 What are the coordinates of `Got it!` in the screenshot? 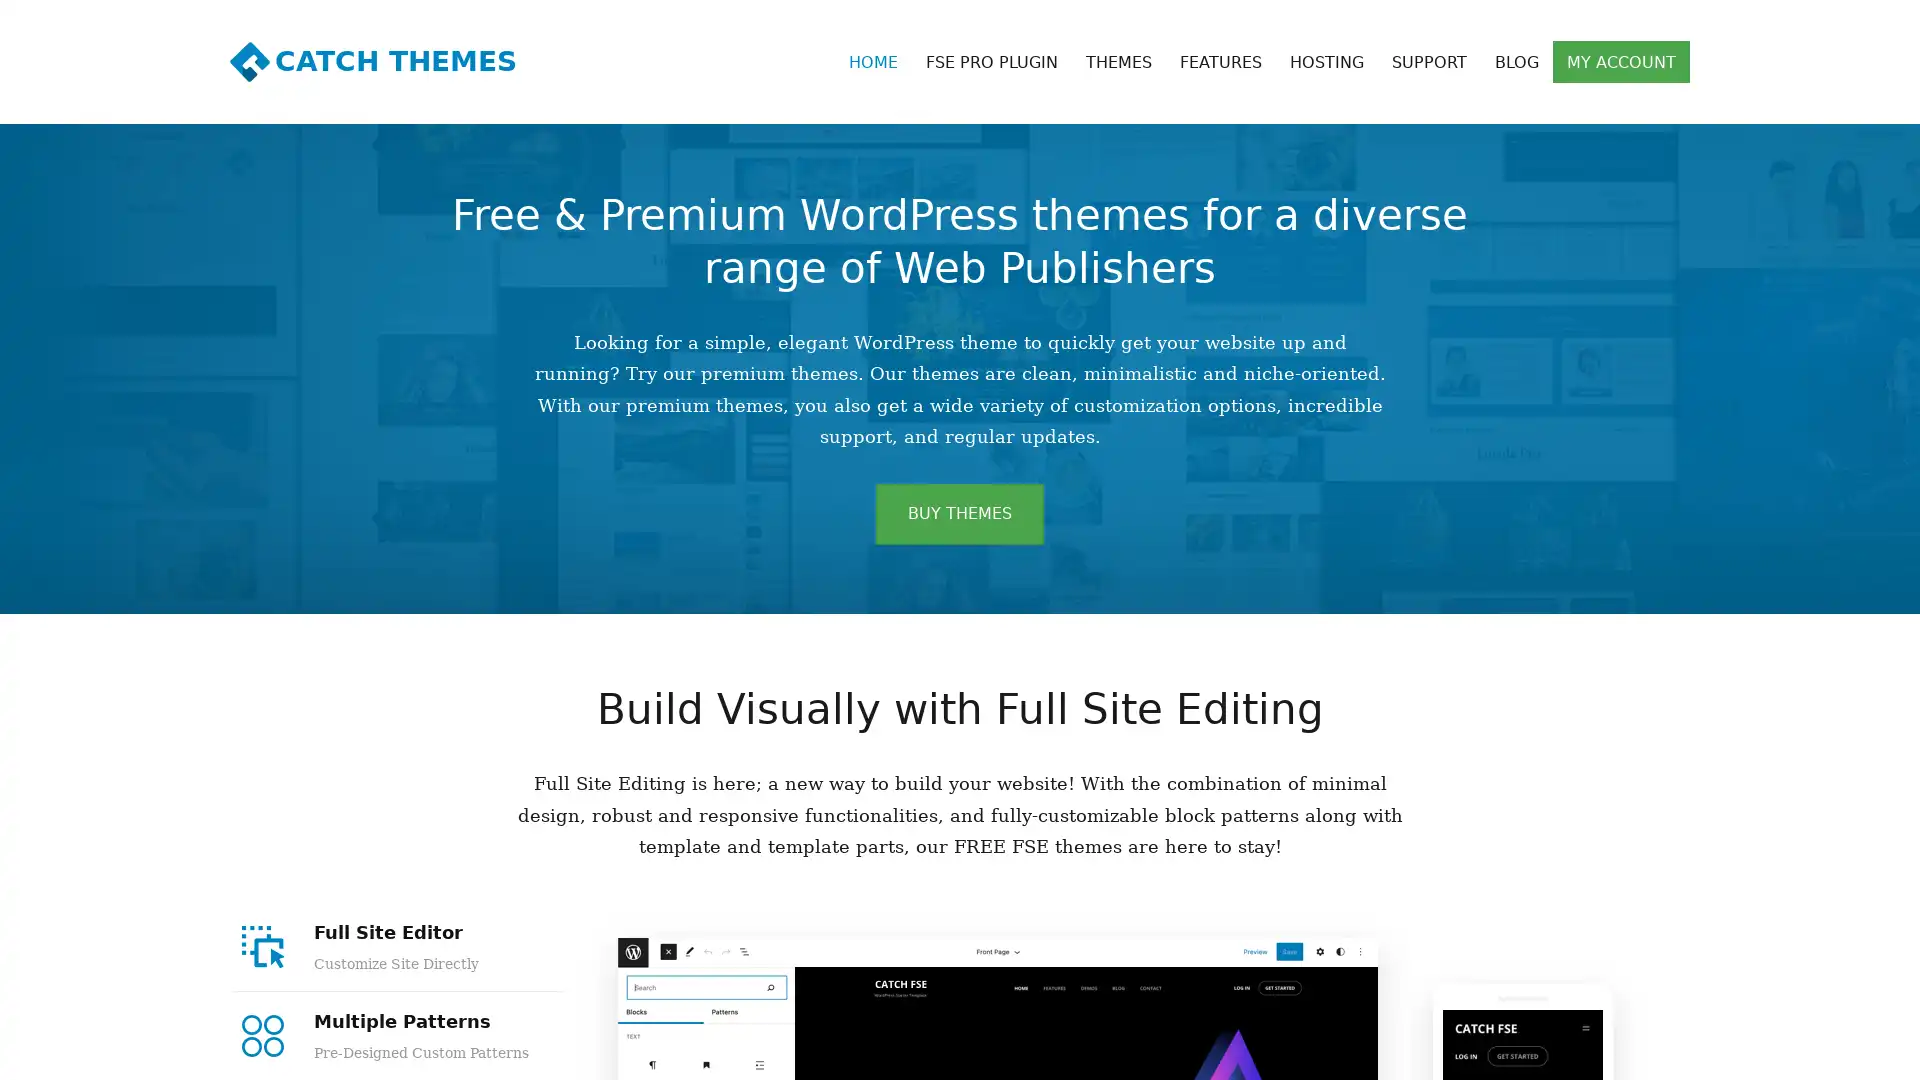 It's located at (1861, 1054).